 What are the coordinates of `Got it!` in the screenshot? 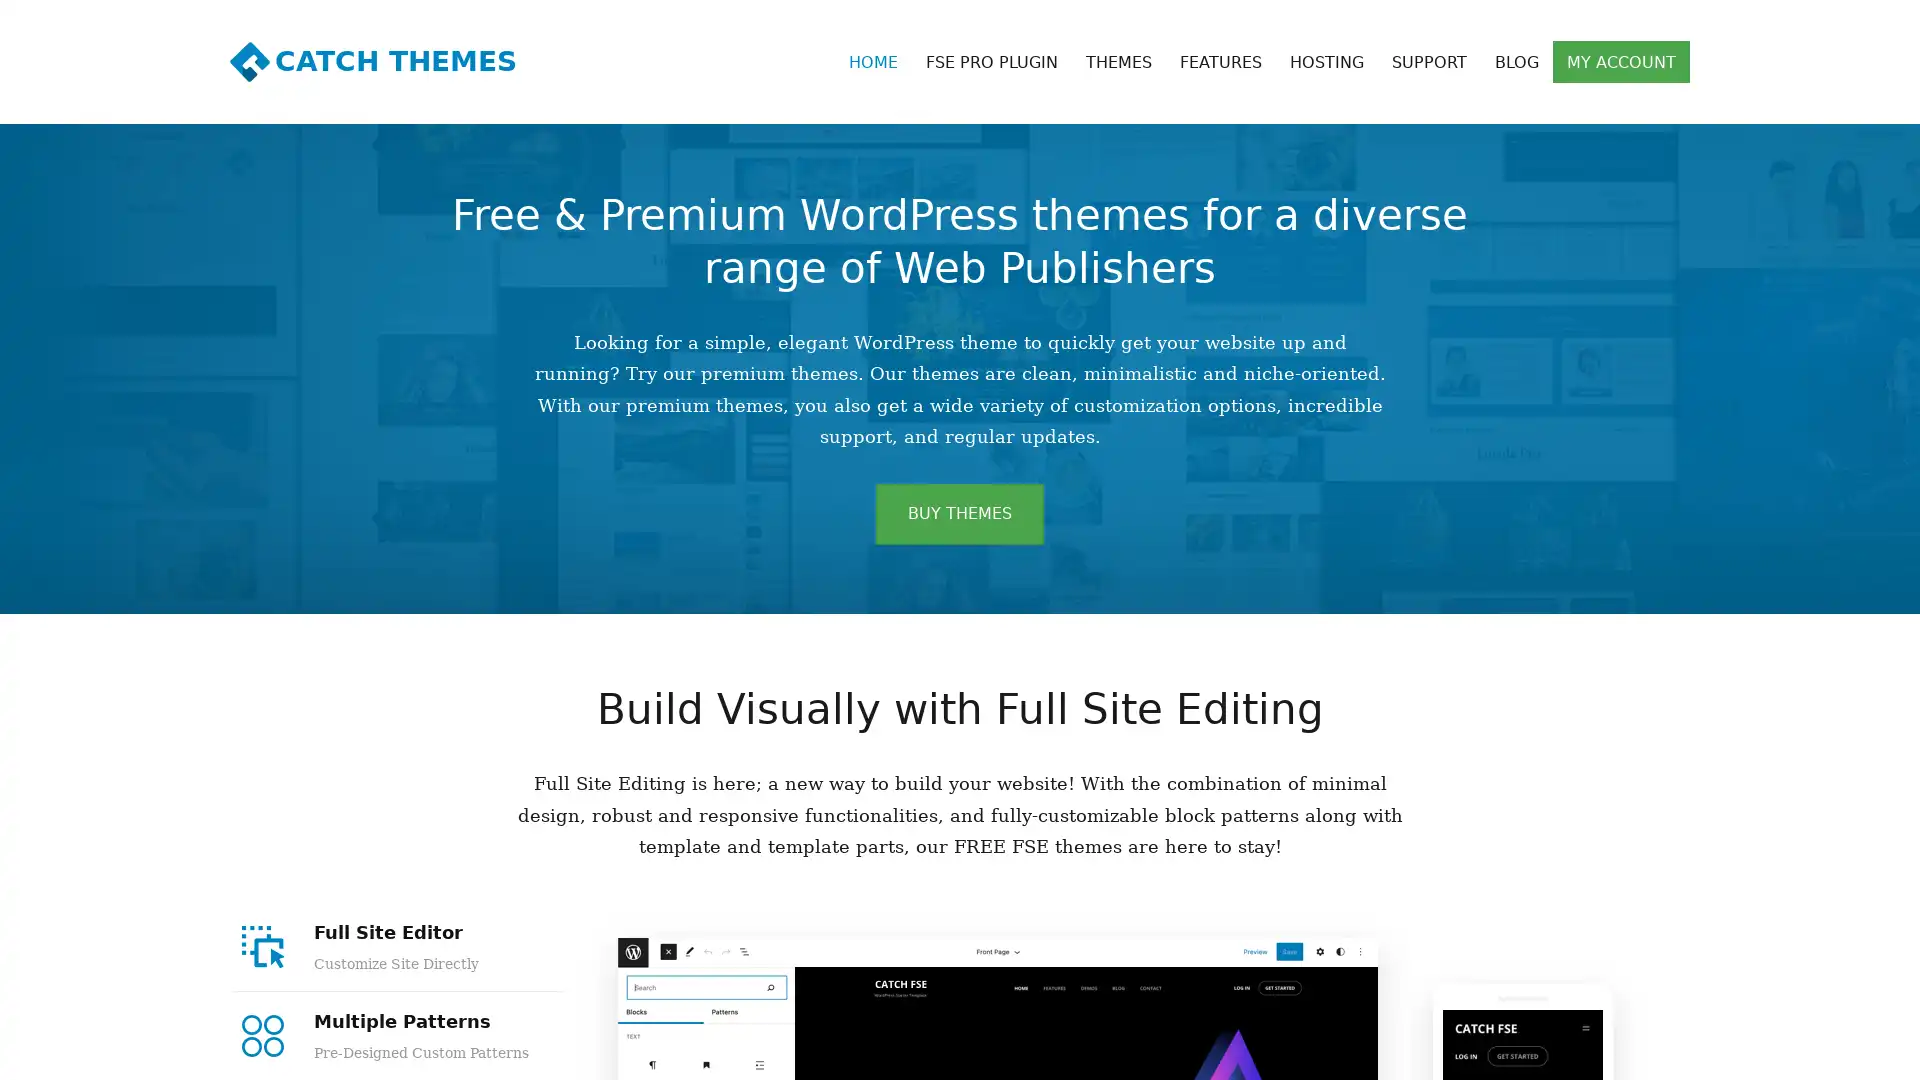 It's located at (1861, 1054).